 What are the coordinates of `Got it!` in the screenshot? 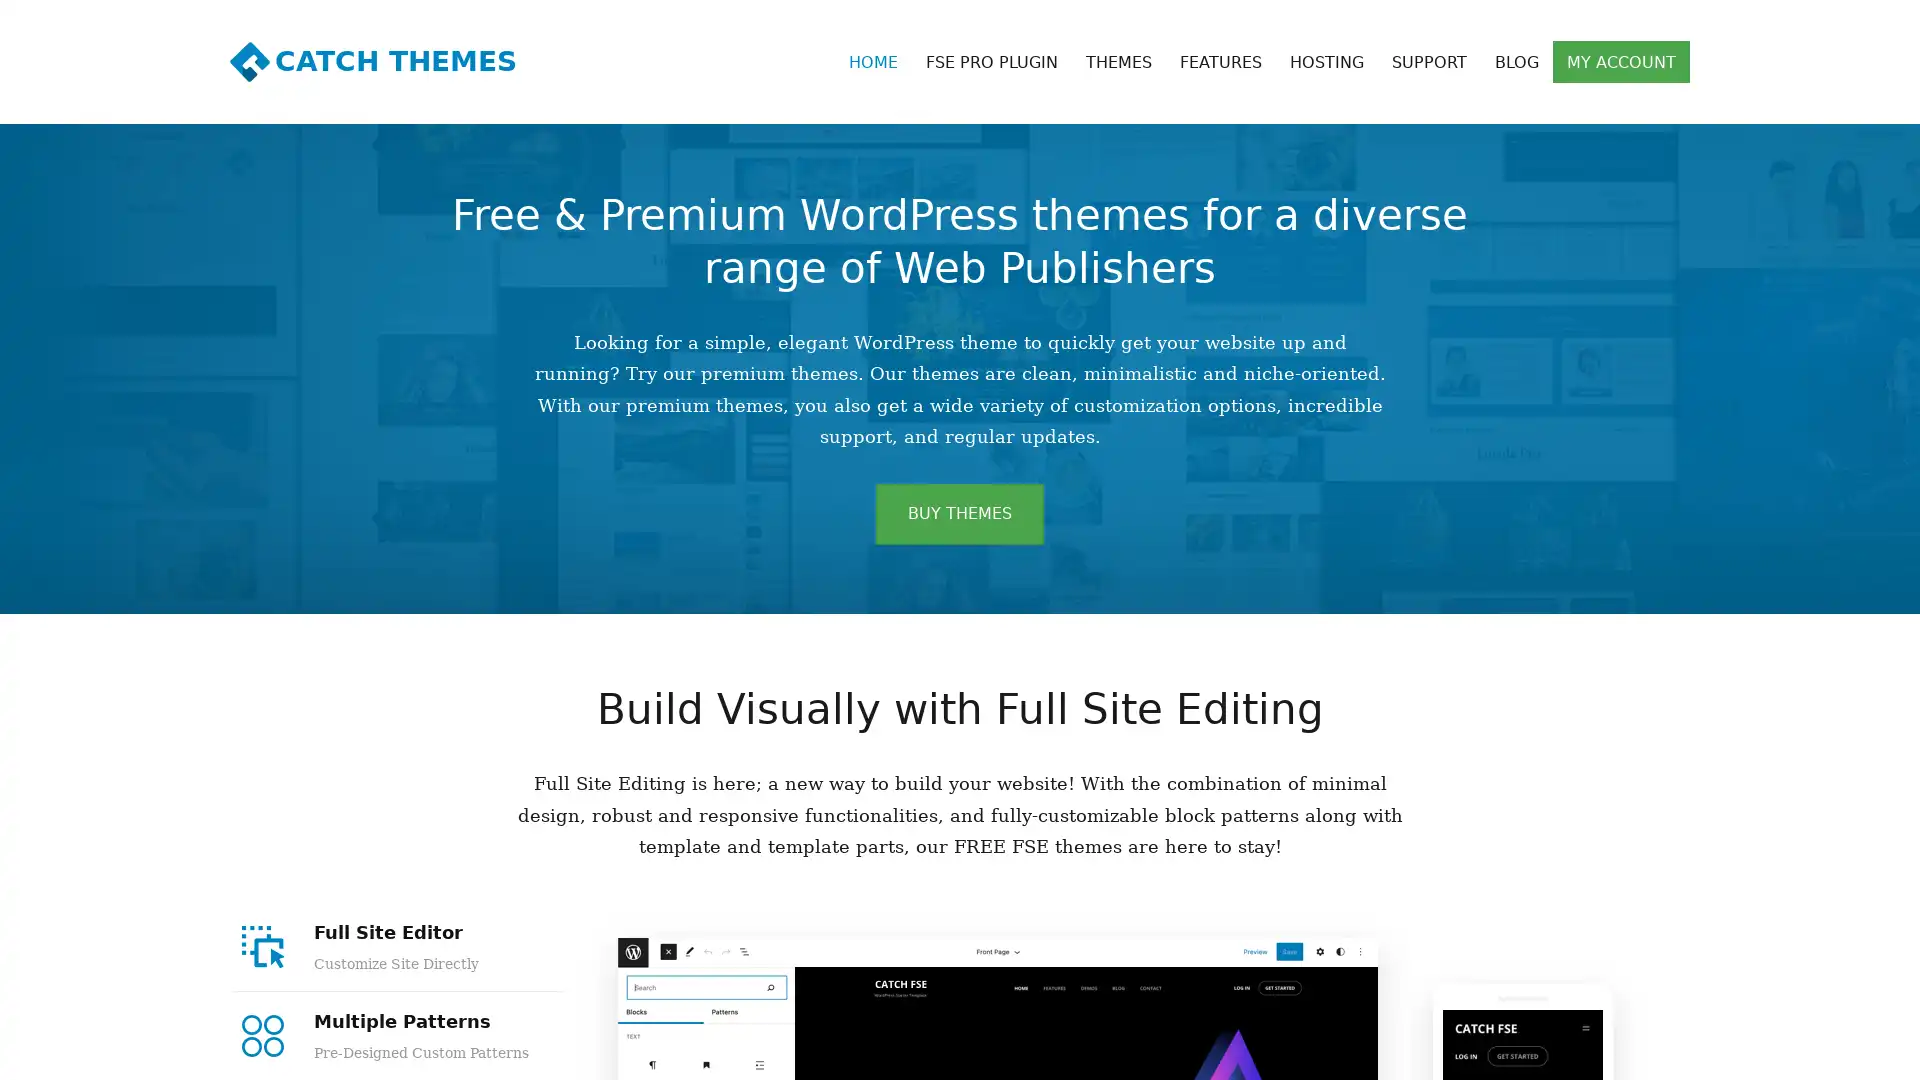 It's located at (1861, 1054).